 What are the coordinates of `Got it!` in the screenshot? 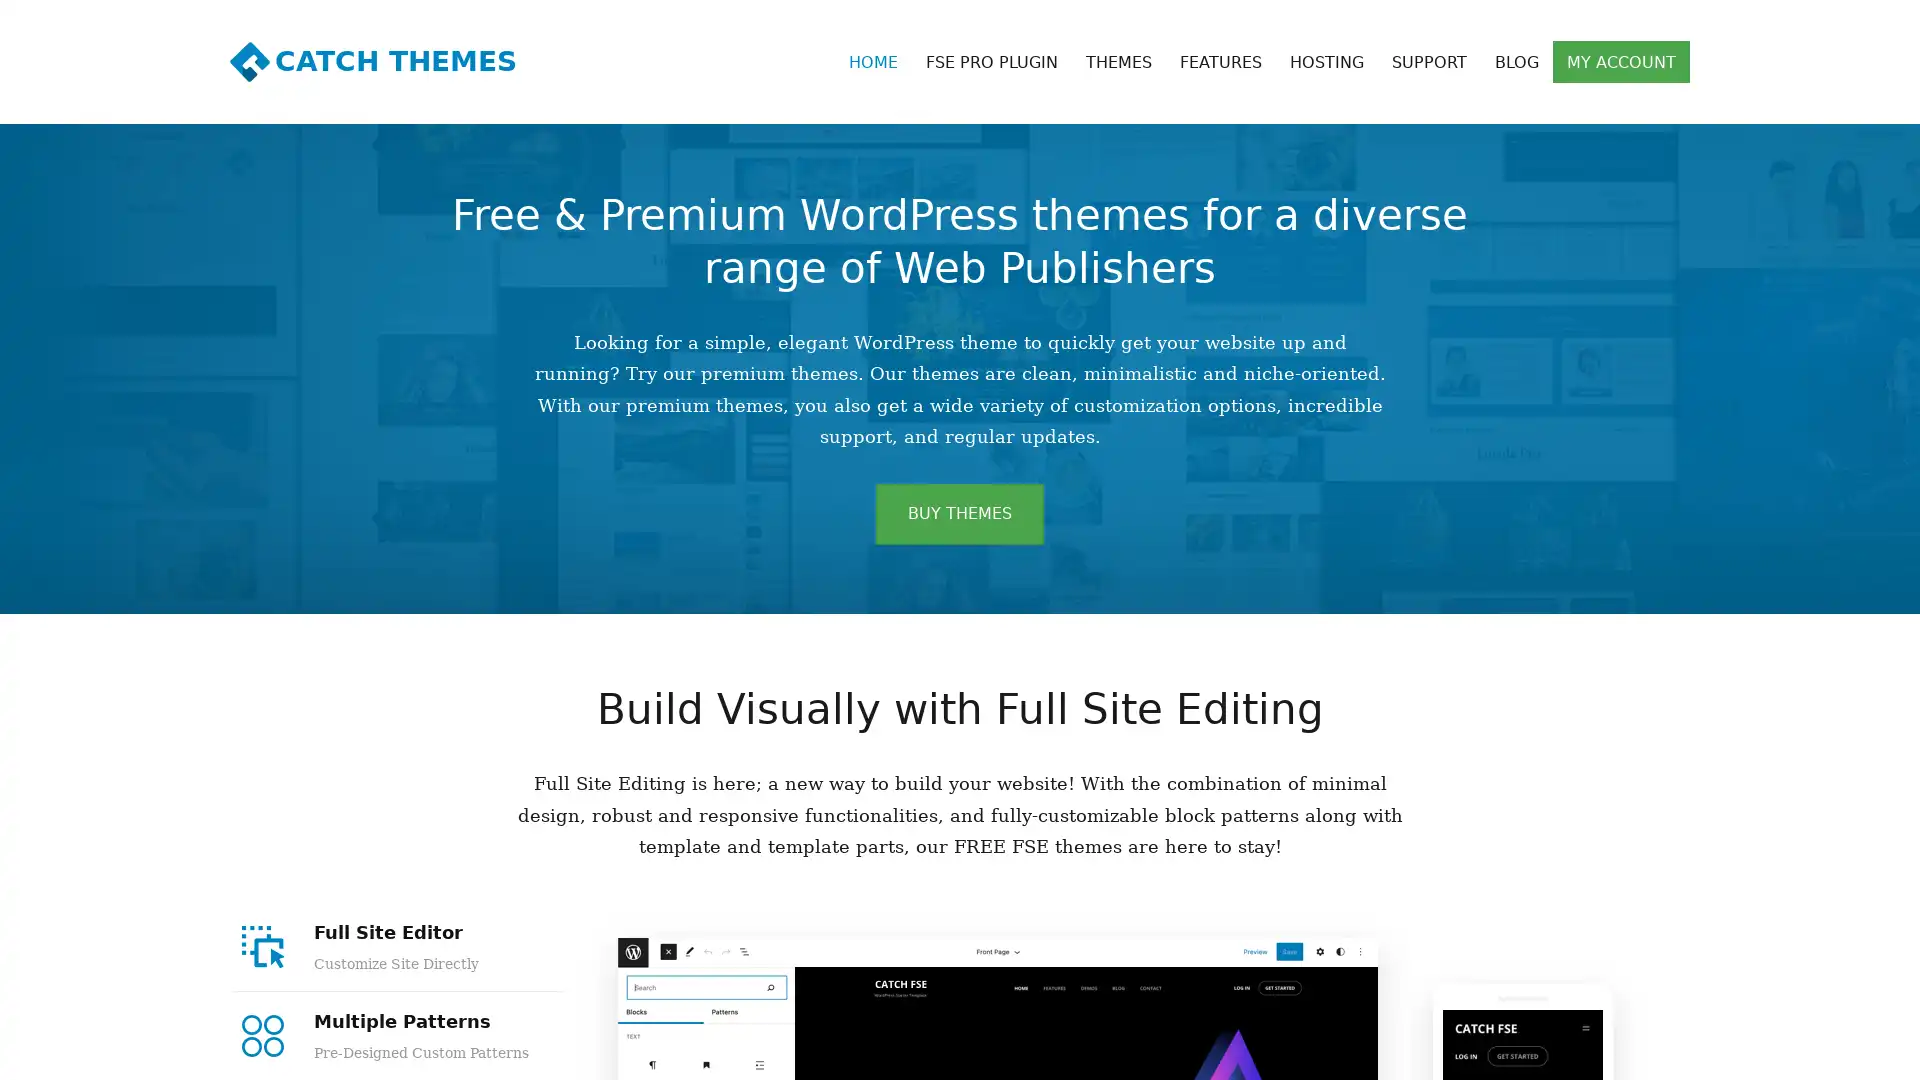 It's located at (1861, 1054).